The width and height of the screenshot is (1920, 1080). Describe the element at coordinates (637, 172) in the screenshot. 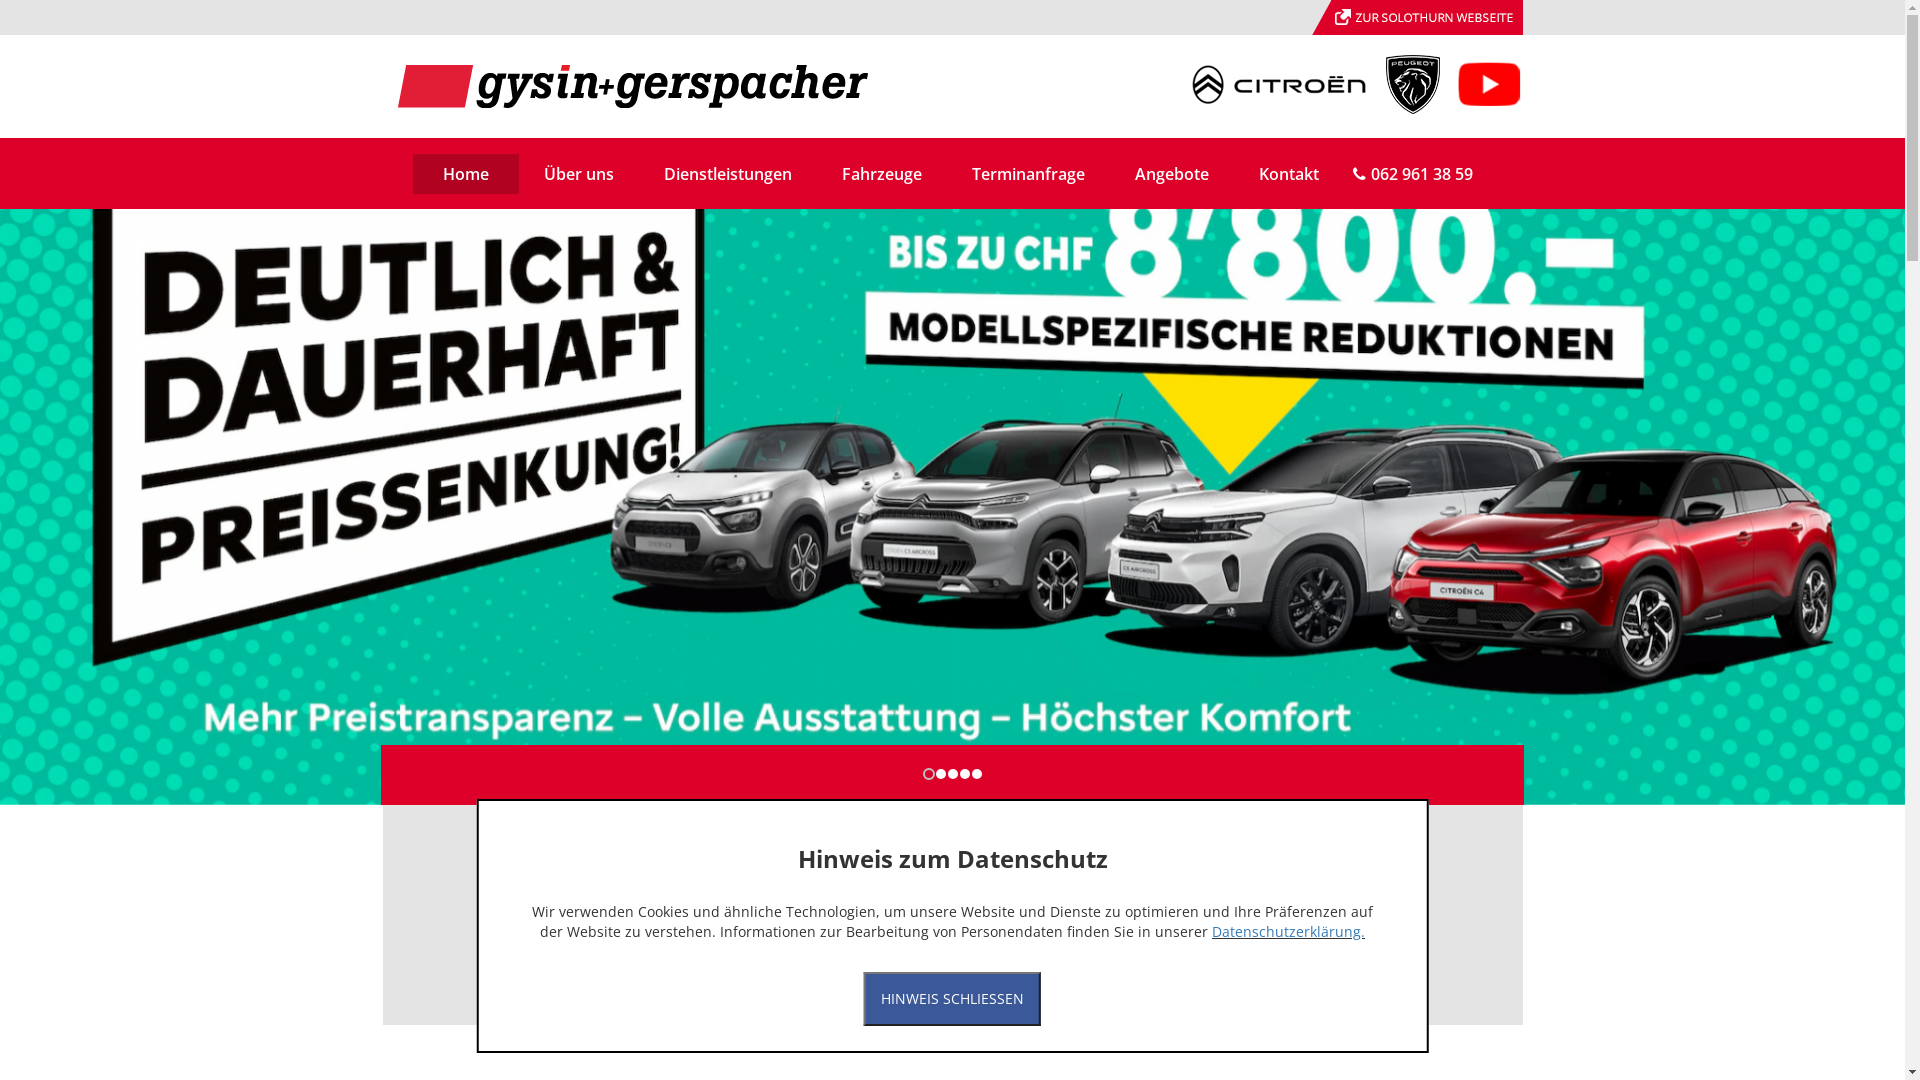

I see `'Dienstleistungen'` at that location.